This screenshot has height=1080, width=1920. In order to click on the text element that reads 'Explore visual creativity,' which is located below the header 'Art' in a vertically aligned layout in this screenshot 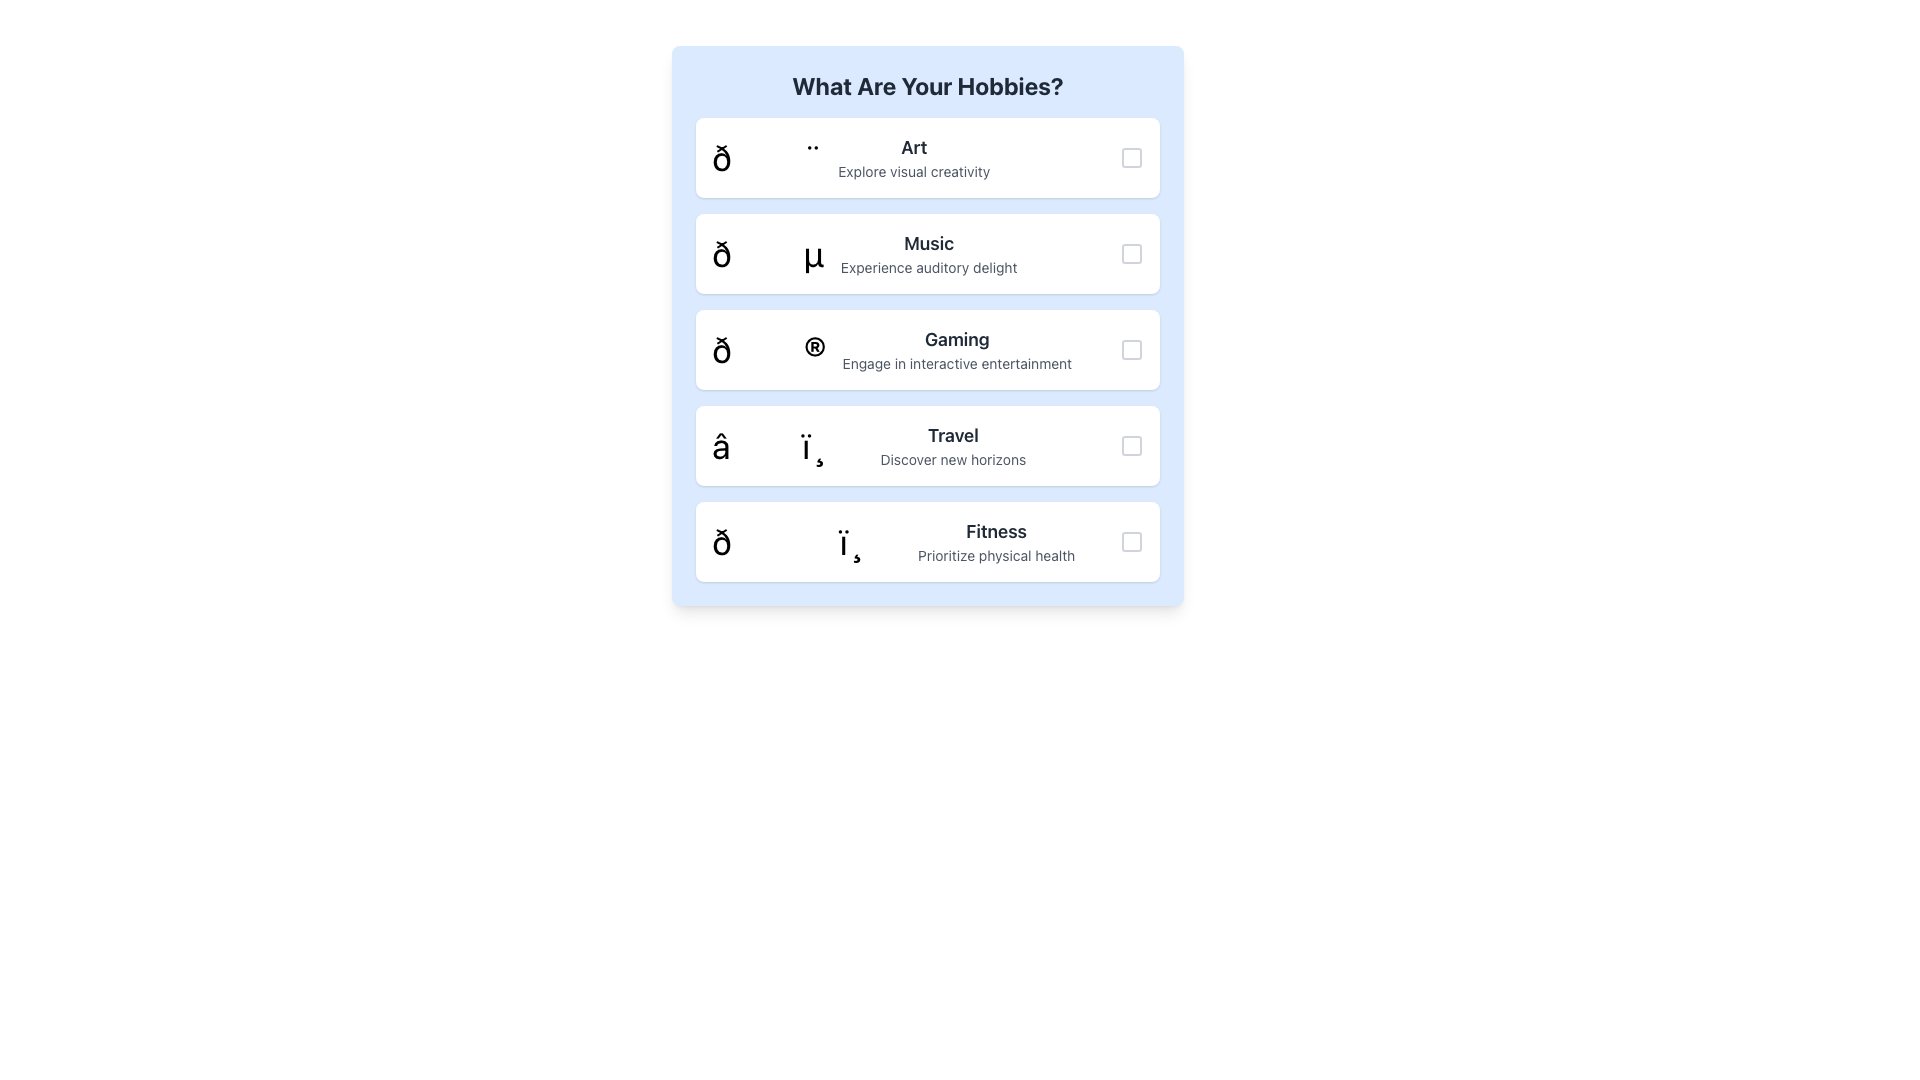, I will do `click(913, 171)`.